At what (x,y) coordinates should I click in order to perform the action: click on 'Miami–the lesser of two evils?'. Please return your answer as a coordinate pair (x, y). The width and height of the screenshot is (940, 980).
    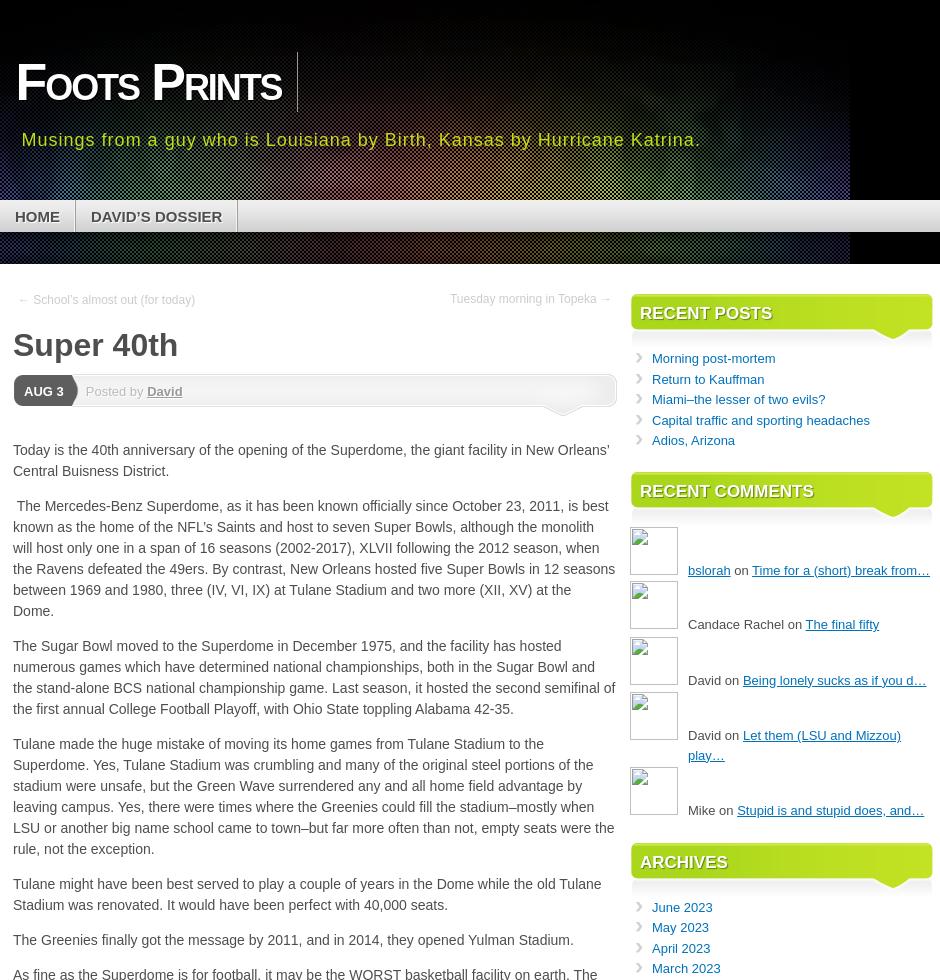
    Looking at the image, I should click on (738, 399).